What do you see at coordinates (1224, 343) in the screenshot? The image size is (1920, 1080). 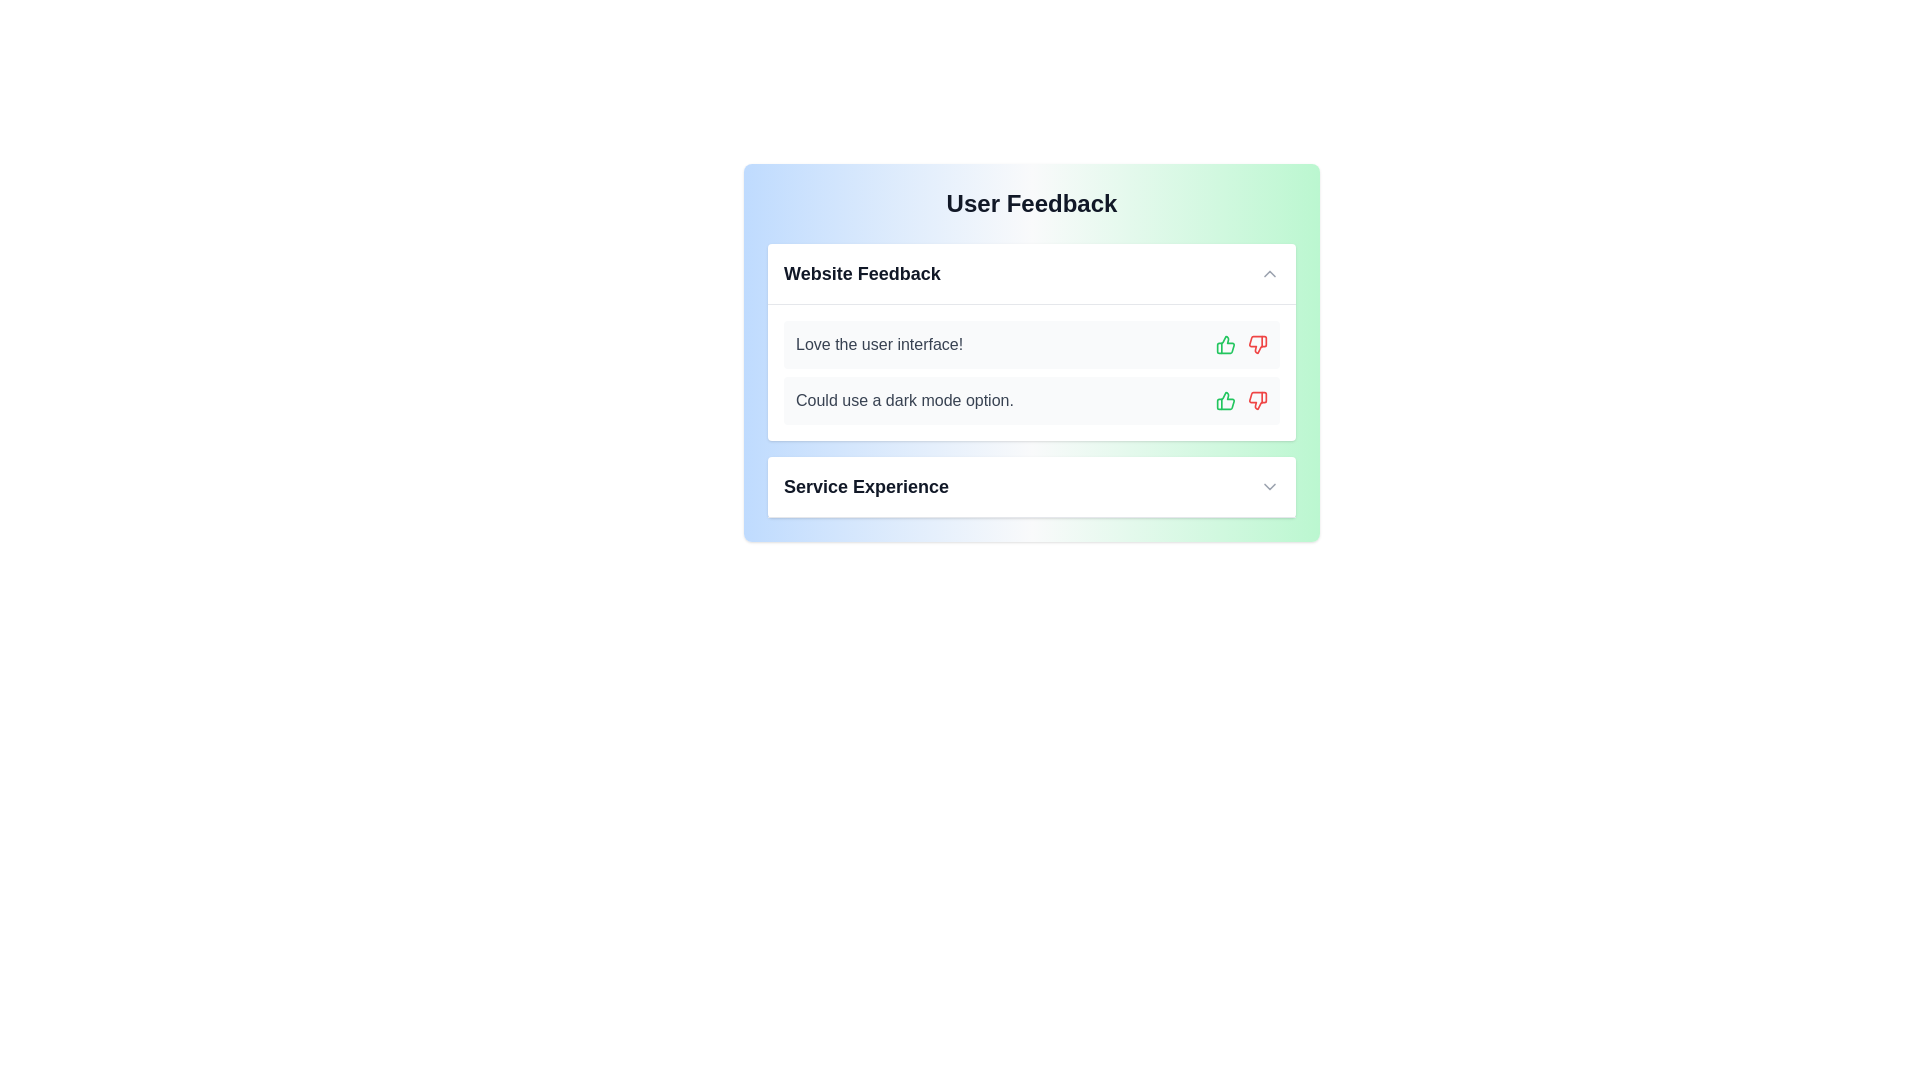 I see `the thumbs up icon for the comment 'Love the user interface!'` at bounding box center [1224, 343].